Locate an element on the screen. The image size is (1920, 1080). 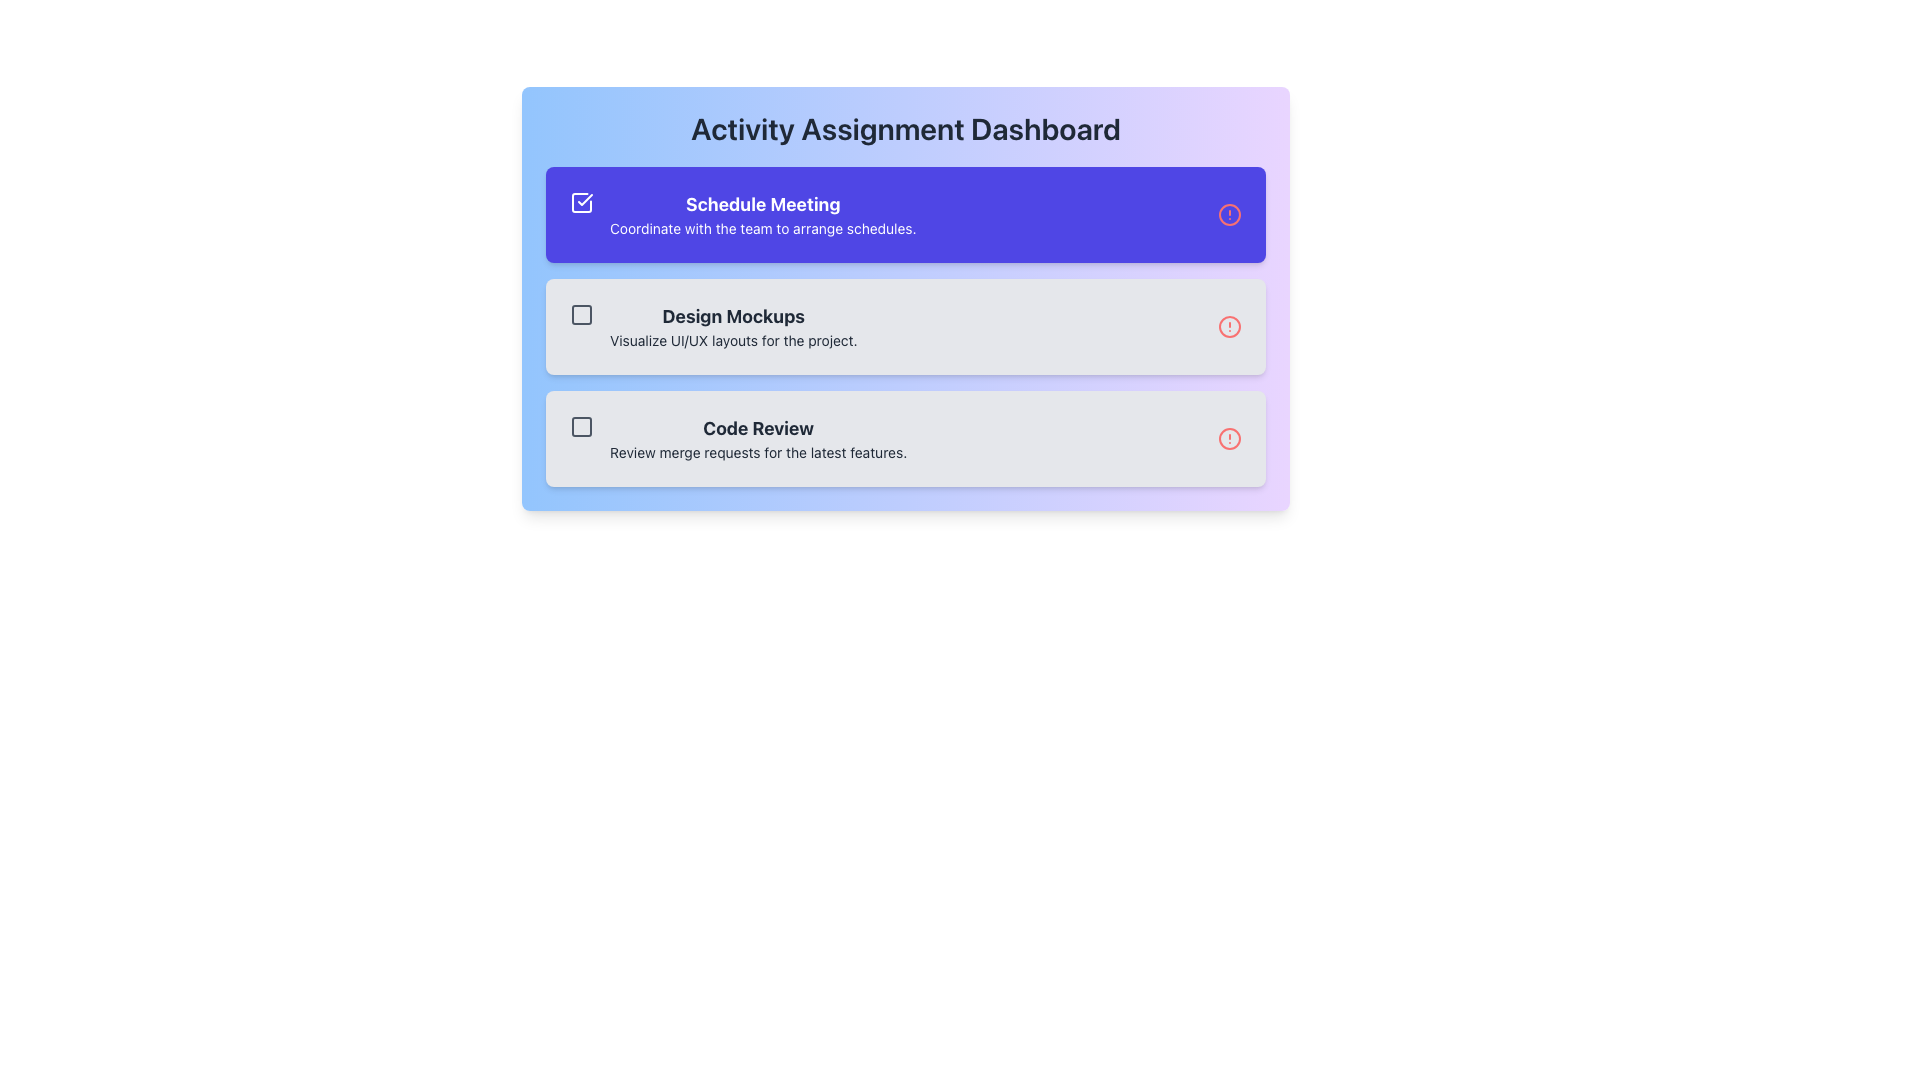
the first checkbox-like indicator for marking the 'Schedule Meeting' task as completed, located on the left side of the text content in the blue panel is located at coordinates (580, 203).